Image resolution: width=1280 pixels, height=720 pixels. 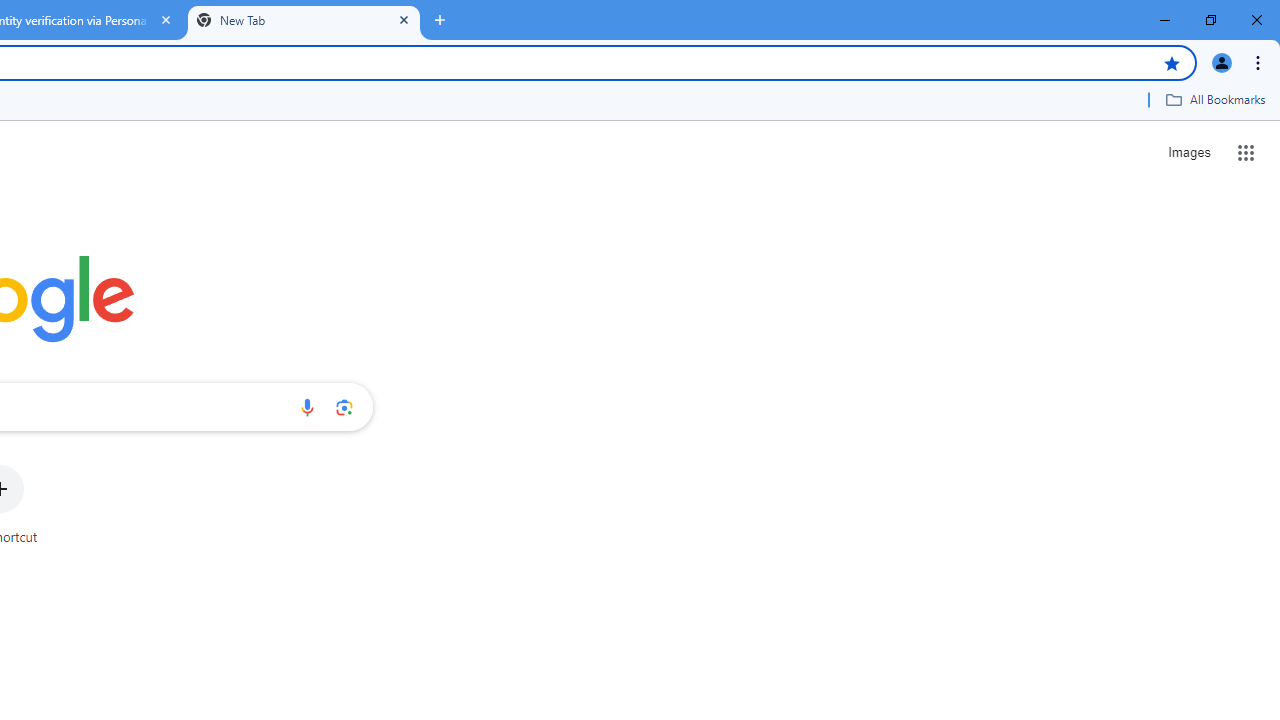 I want to click on 'Search by voice', so click(x=306, y=406).